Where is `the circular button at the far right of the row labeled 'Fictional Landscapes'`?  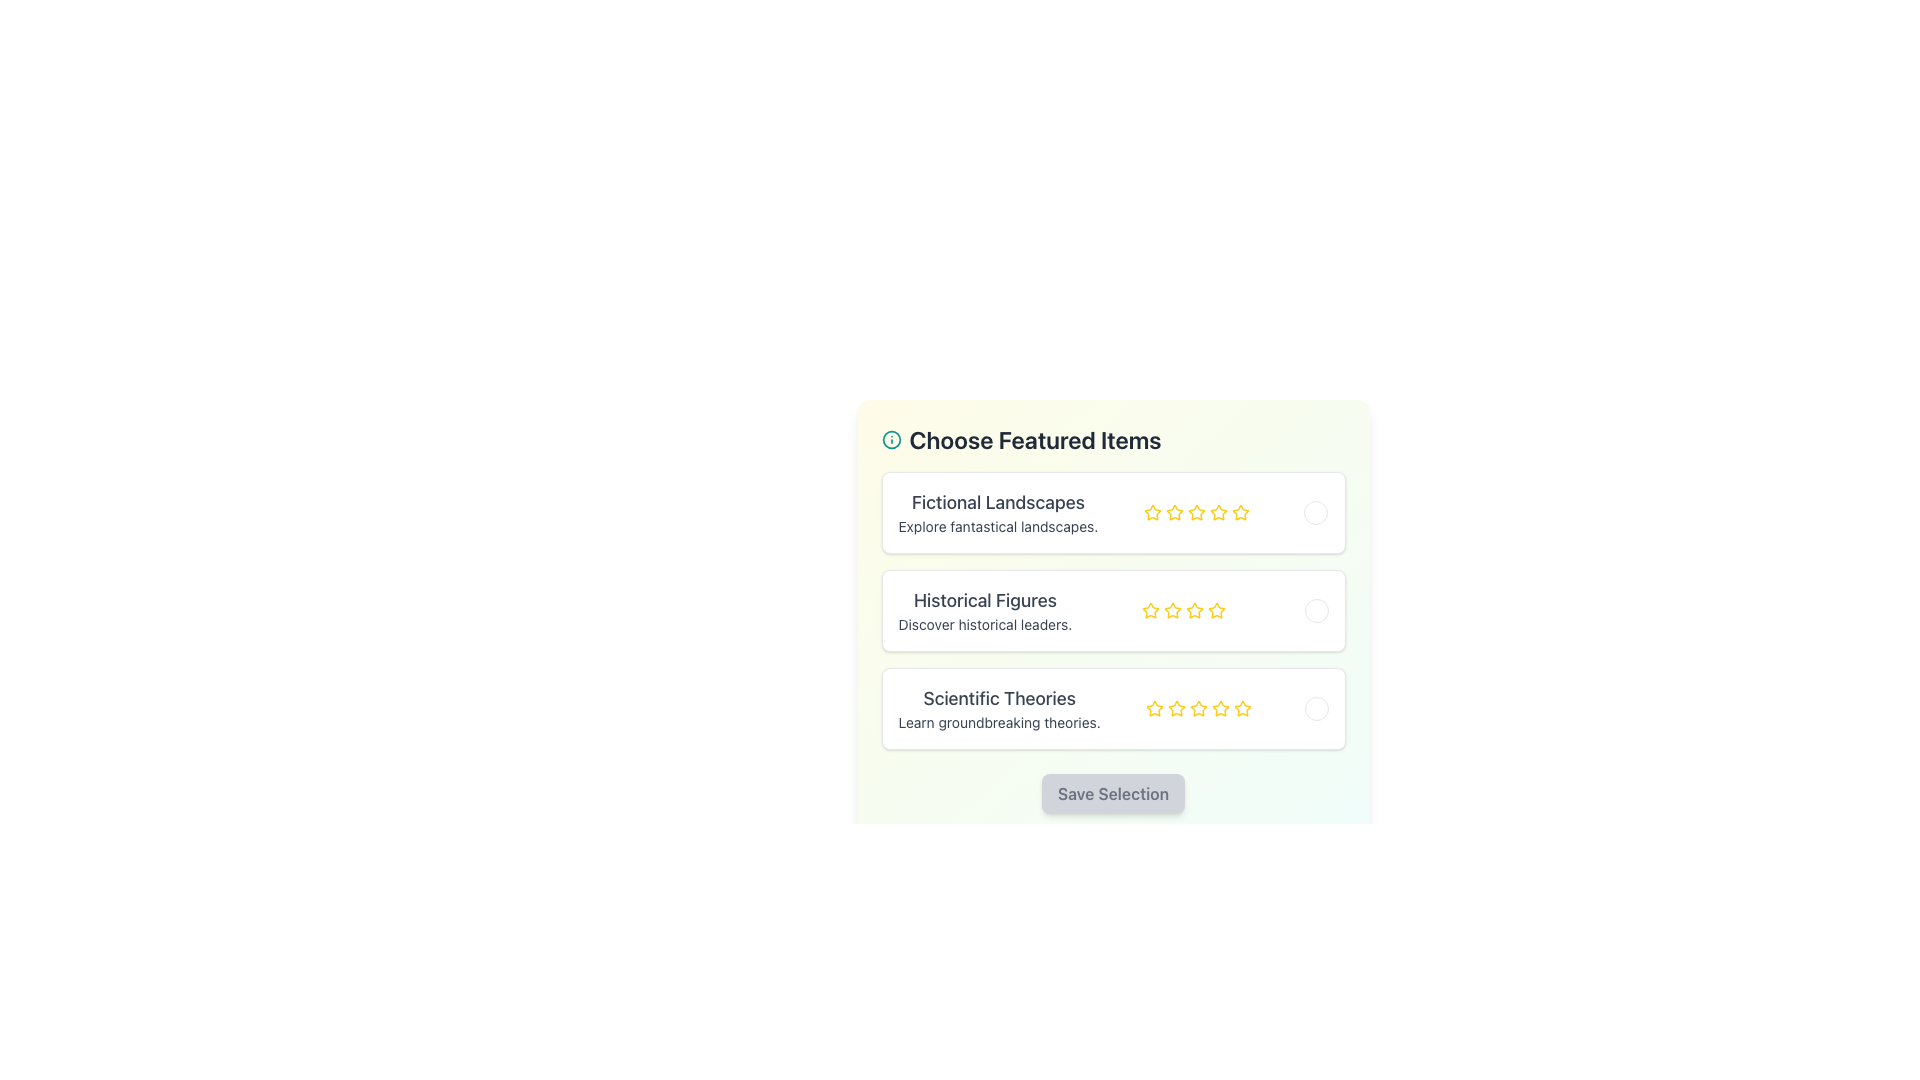
the circular button at the far right of the row labeled 'Fictional Landscapes' is located at coordinates (1316, 512).